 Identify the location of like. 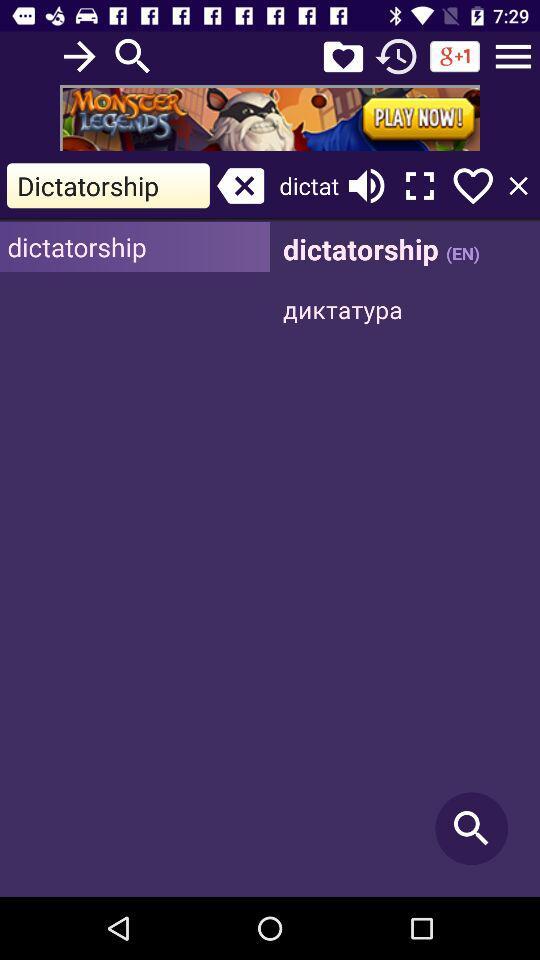
(472, 185).